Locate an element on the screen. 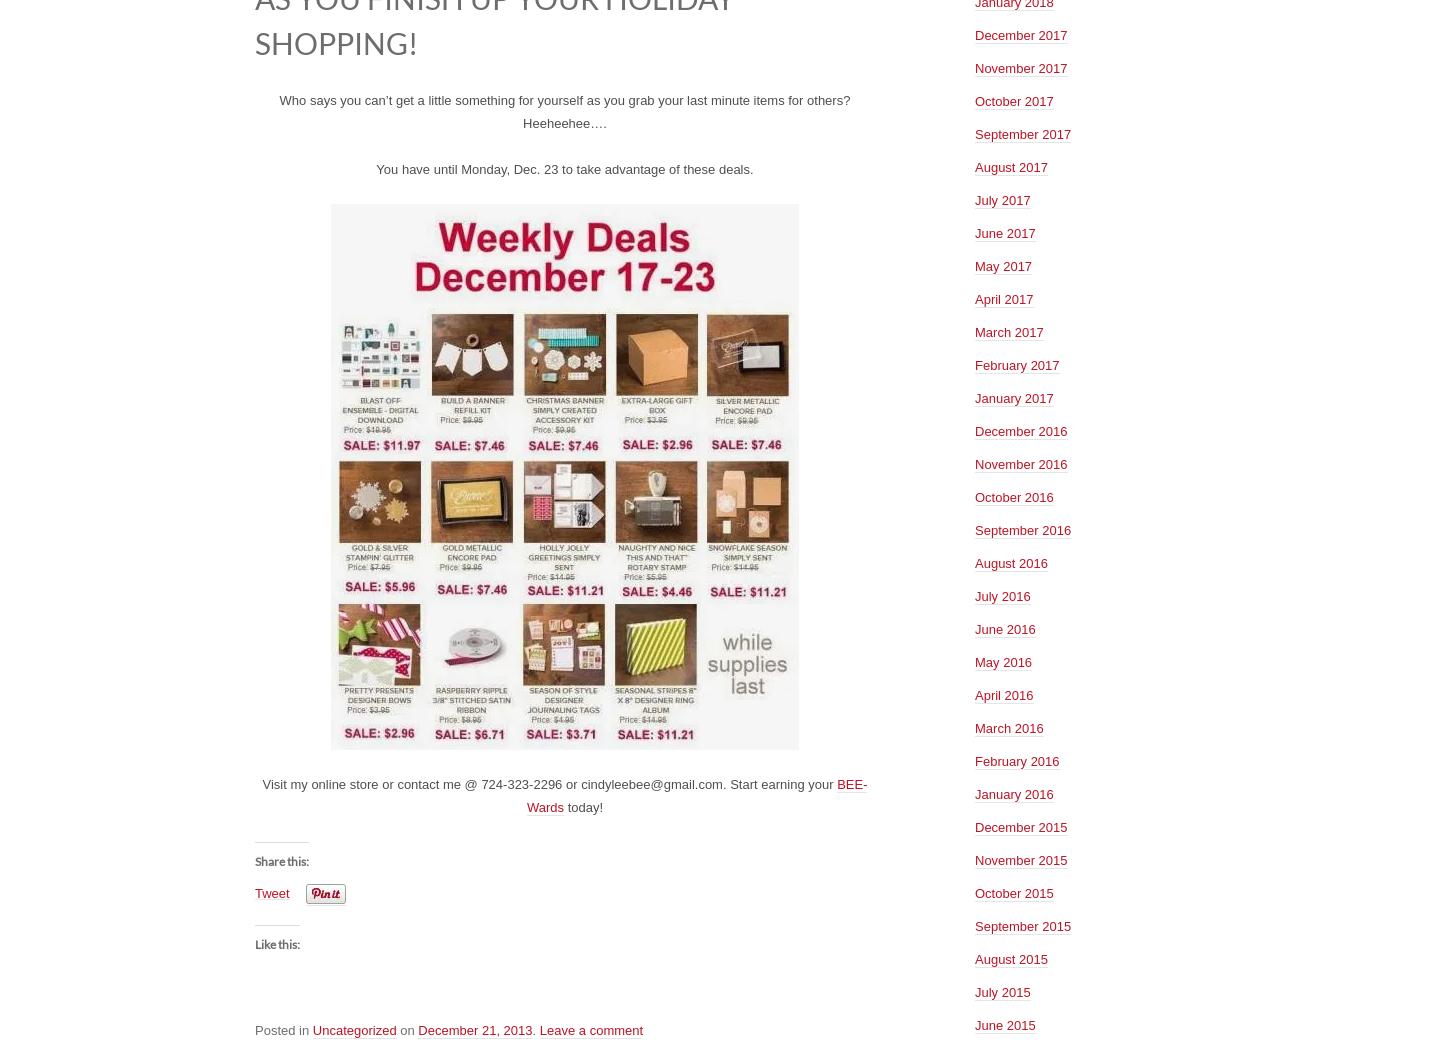 This screenshot has height=1054, width=1450. 'September 2017' is located at coordinates (1022, 133).